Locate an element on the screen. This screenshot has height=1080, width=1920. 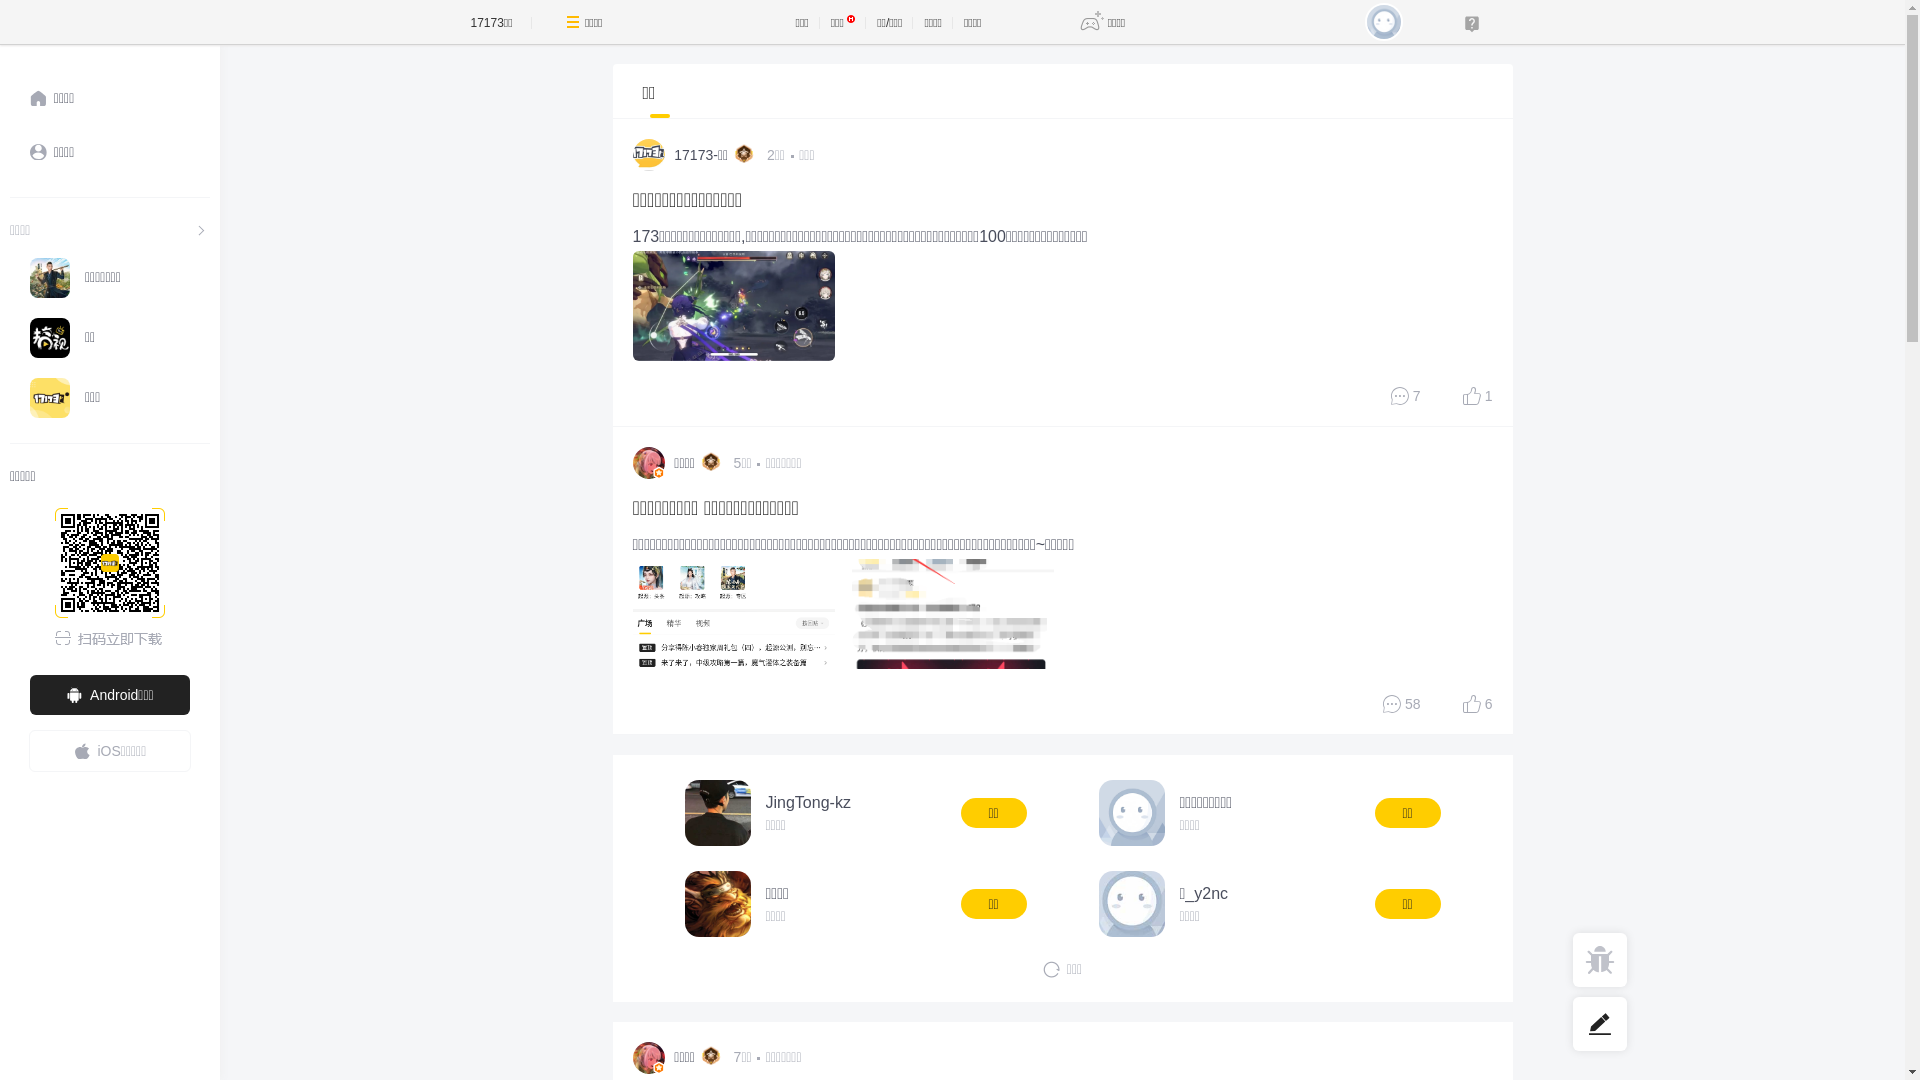
'7' is located at coordinates (1405, 396).